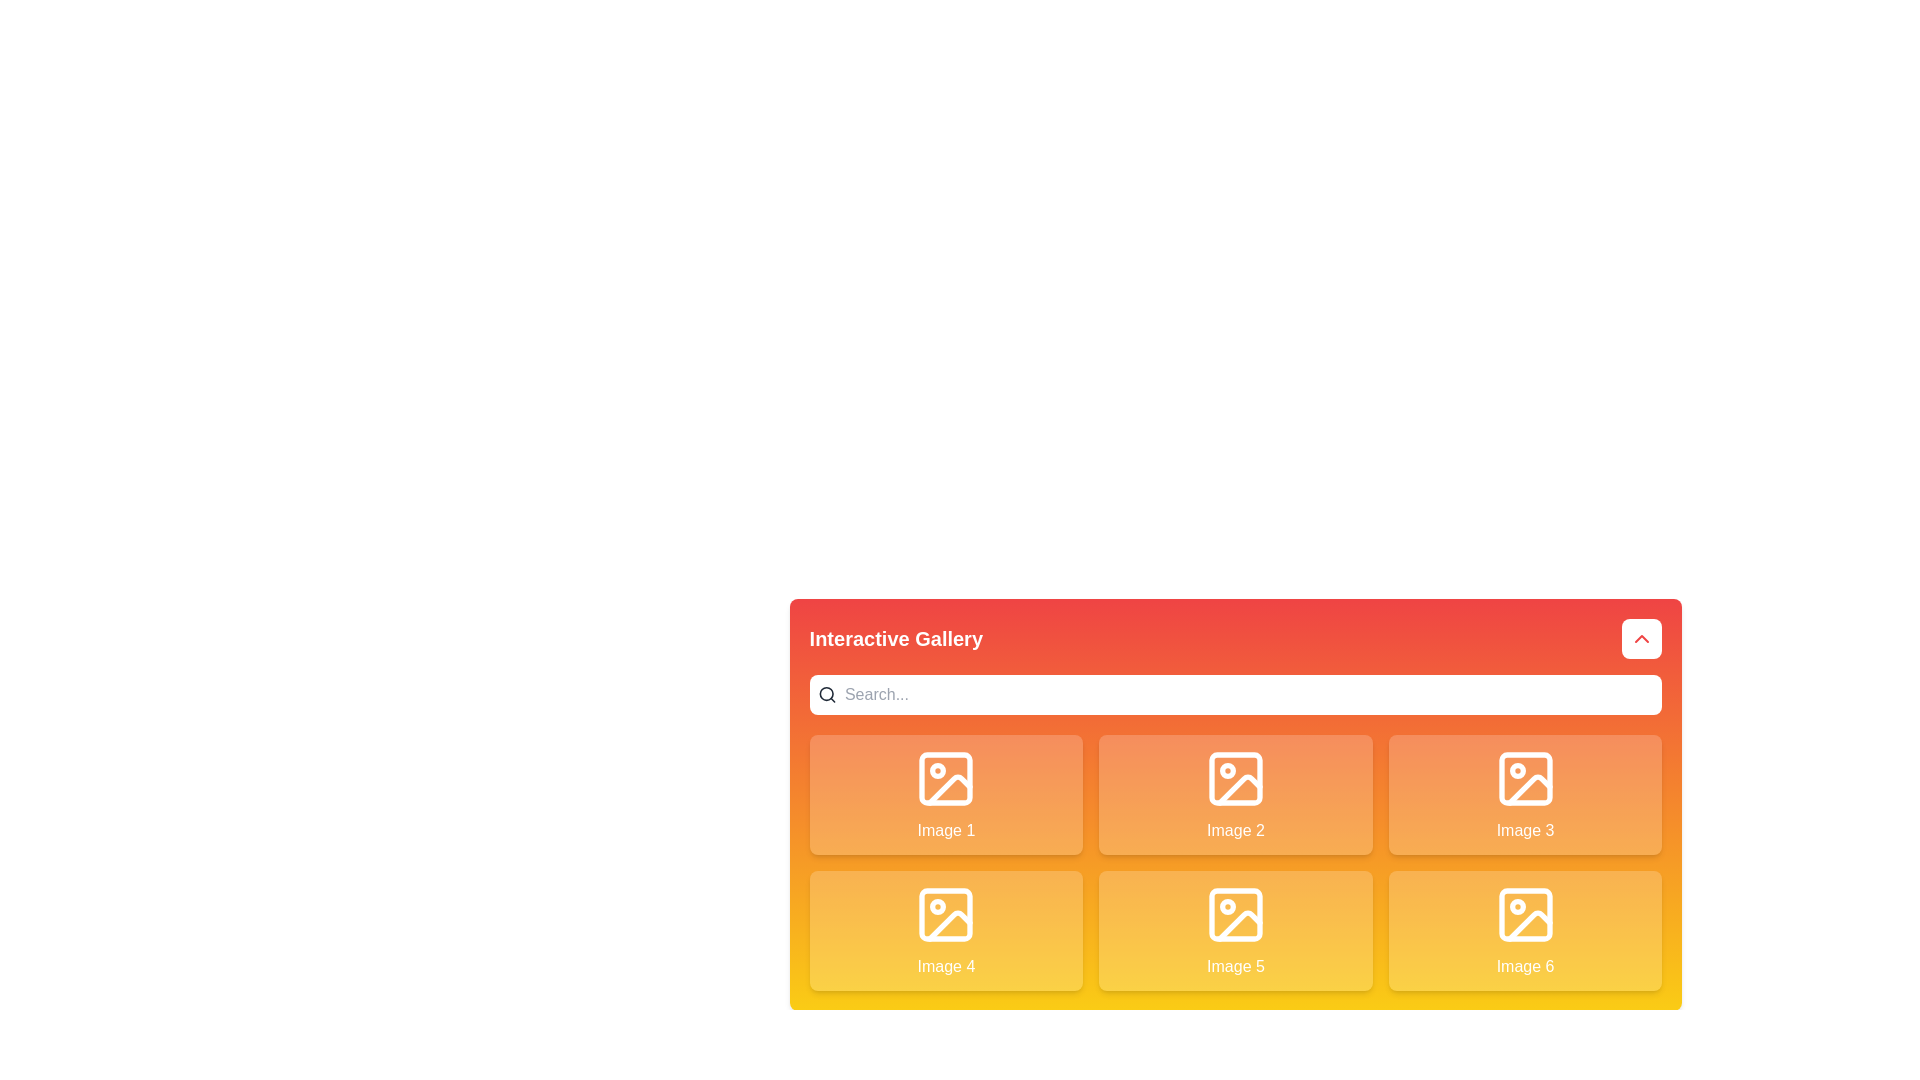  I want to click on the circular lens of the magnifying glass icon, which represents the search function, so click(826, 693).